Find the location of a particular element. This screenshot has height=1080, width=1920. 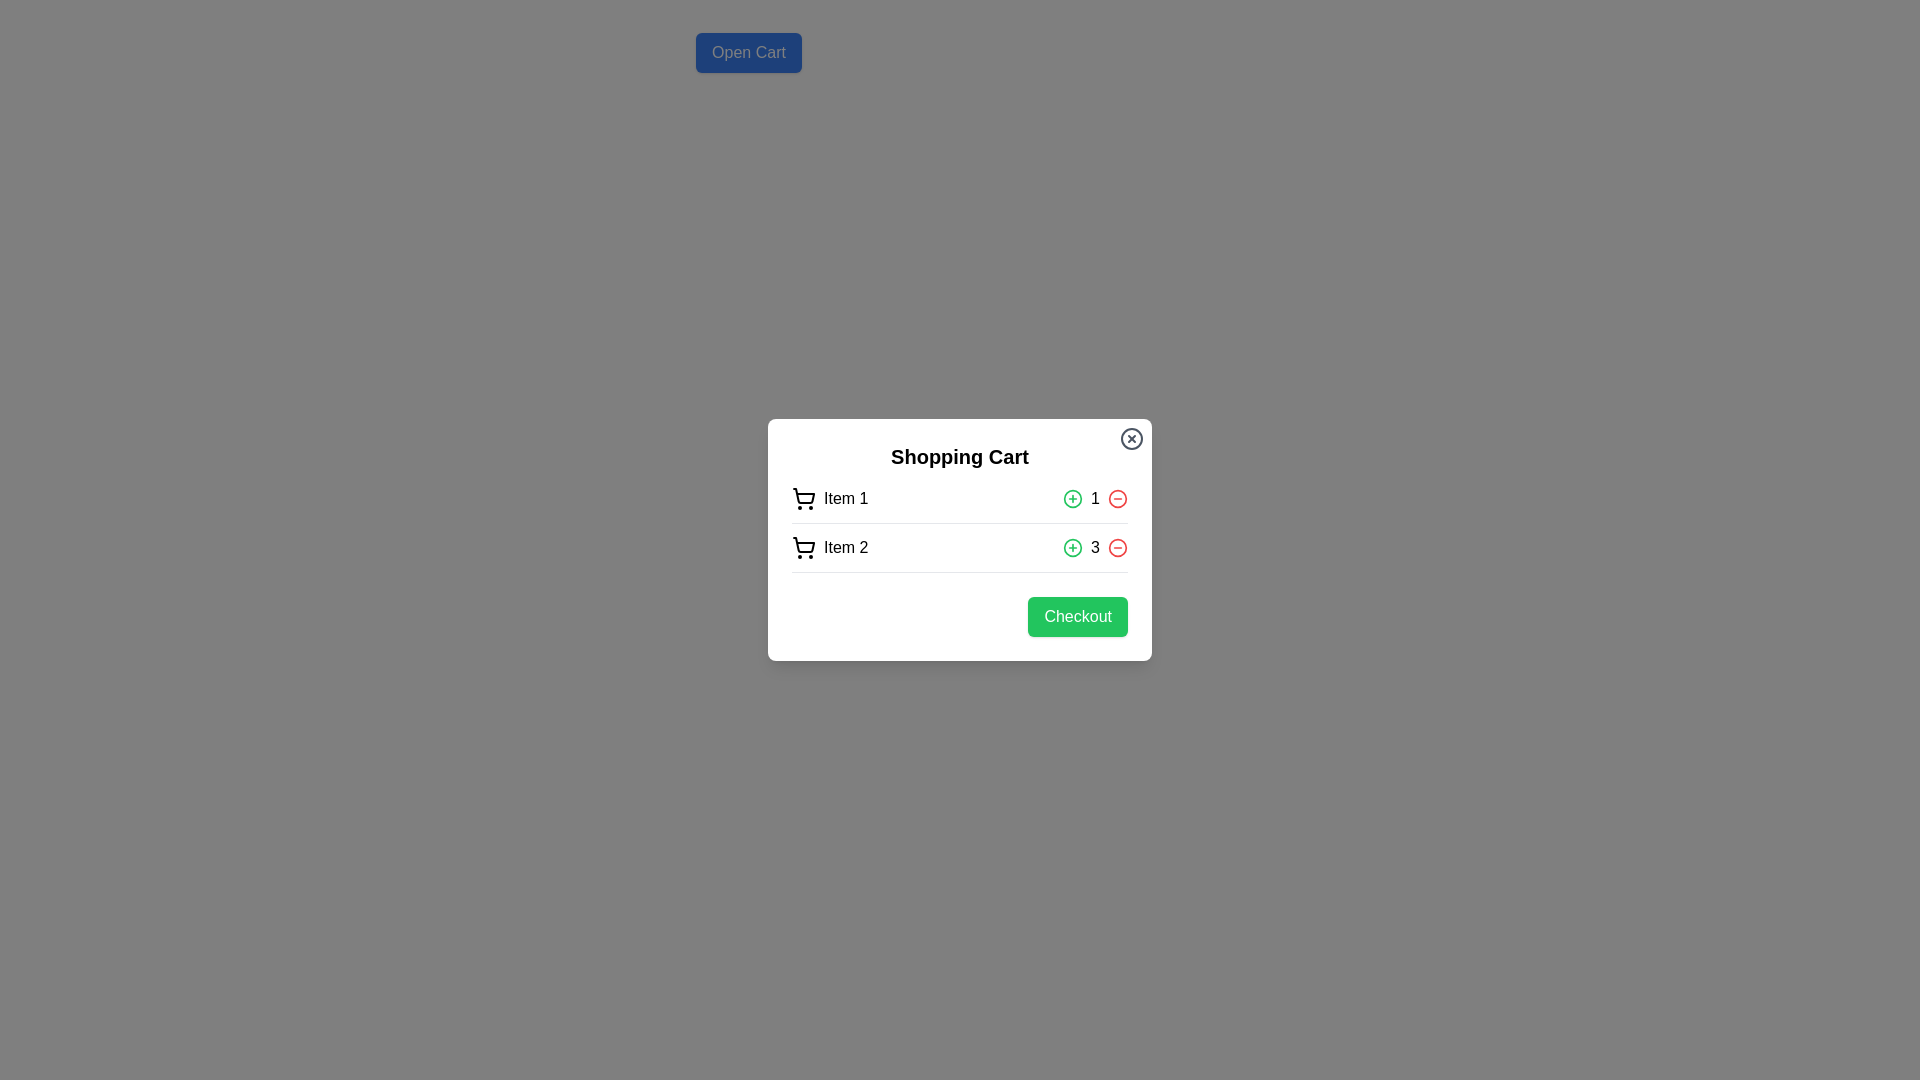

the circular boundary of the action button located next to the increment button for the quantity of the second item in the shopping cart popup is located at coordinates (1072, 497).